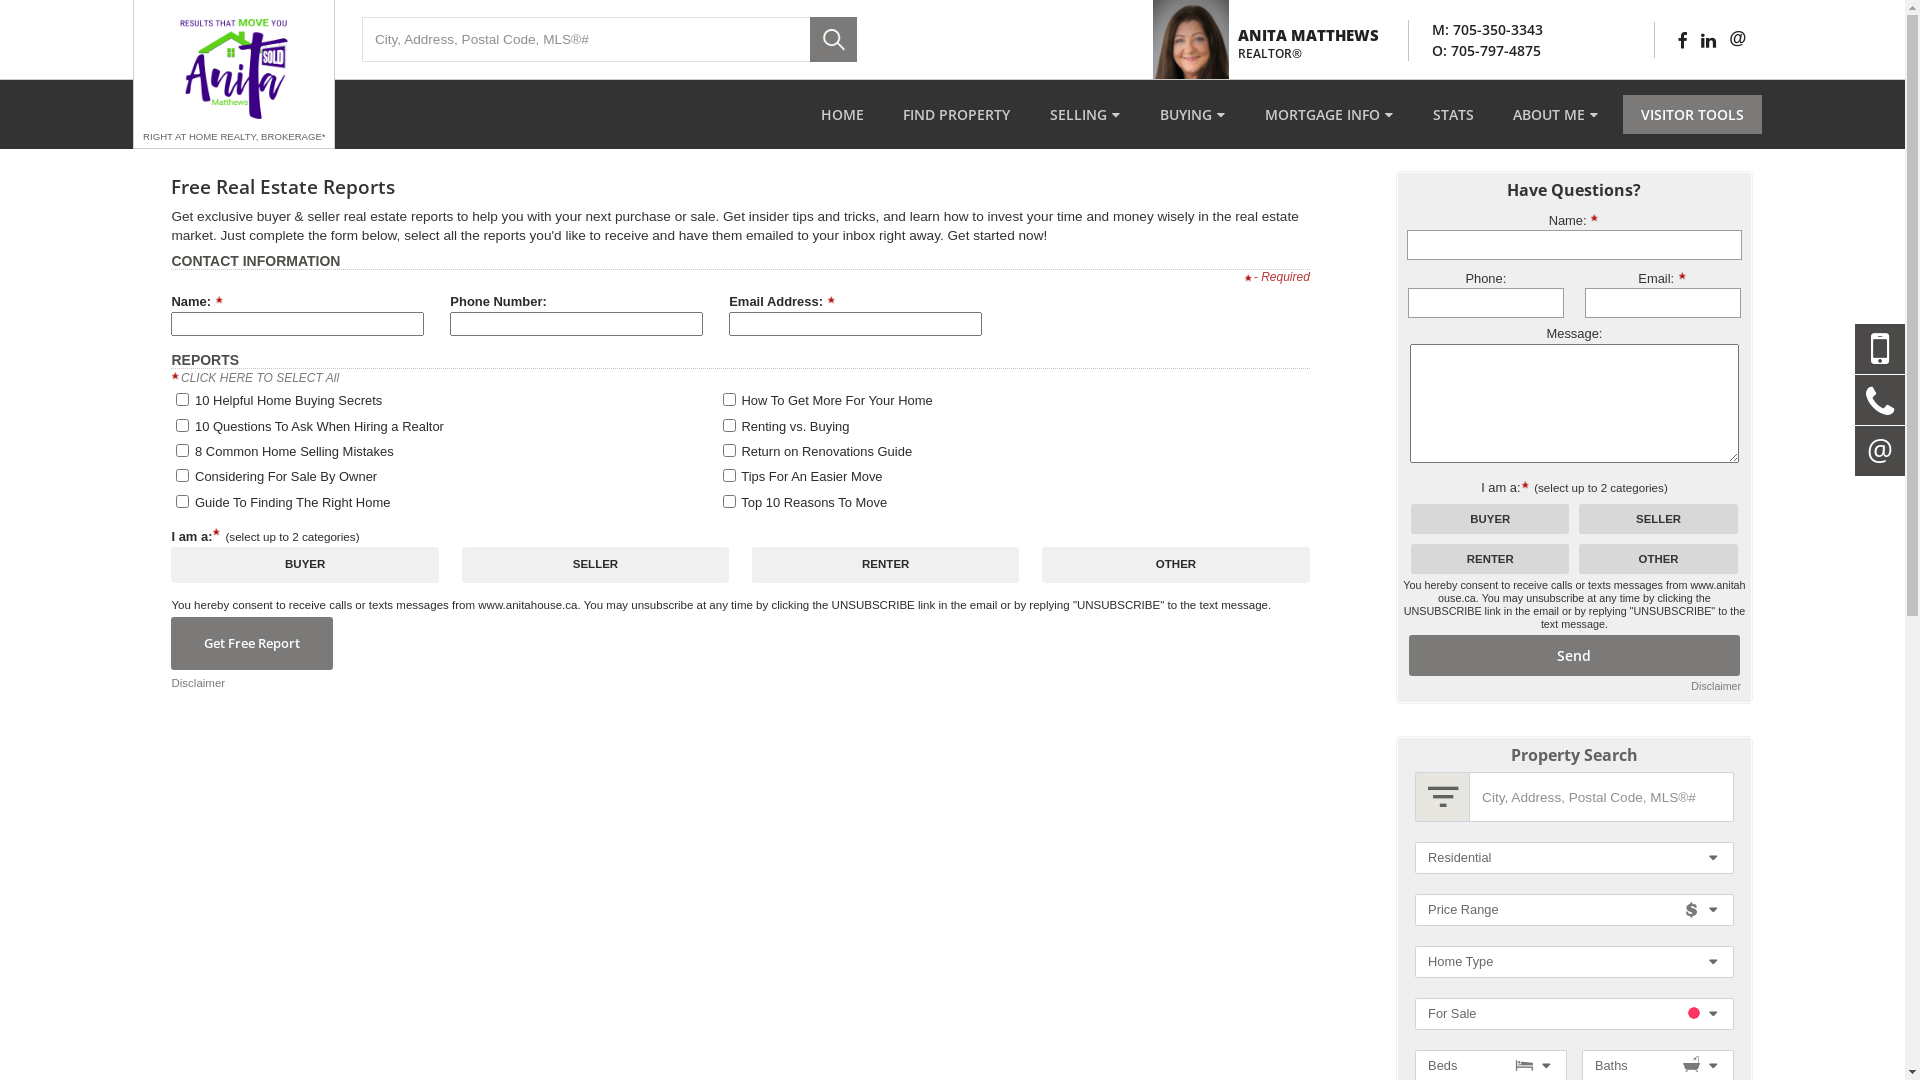  I want to click on 'BUYING', so click(1192, 114).